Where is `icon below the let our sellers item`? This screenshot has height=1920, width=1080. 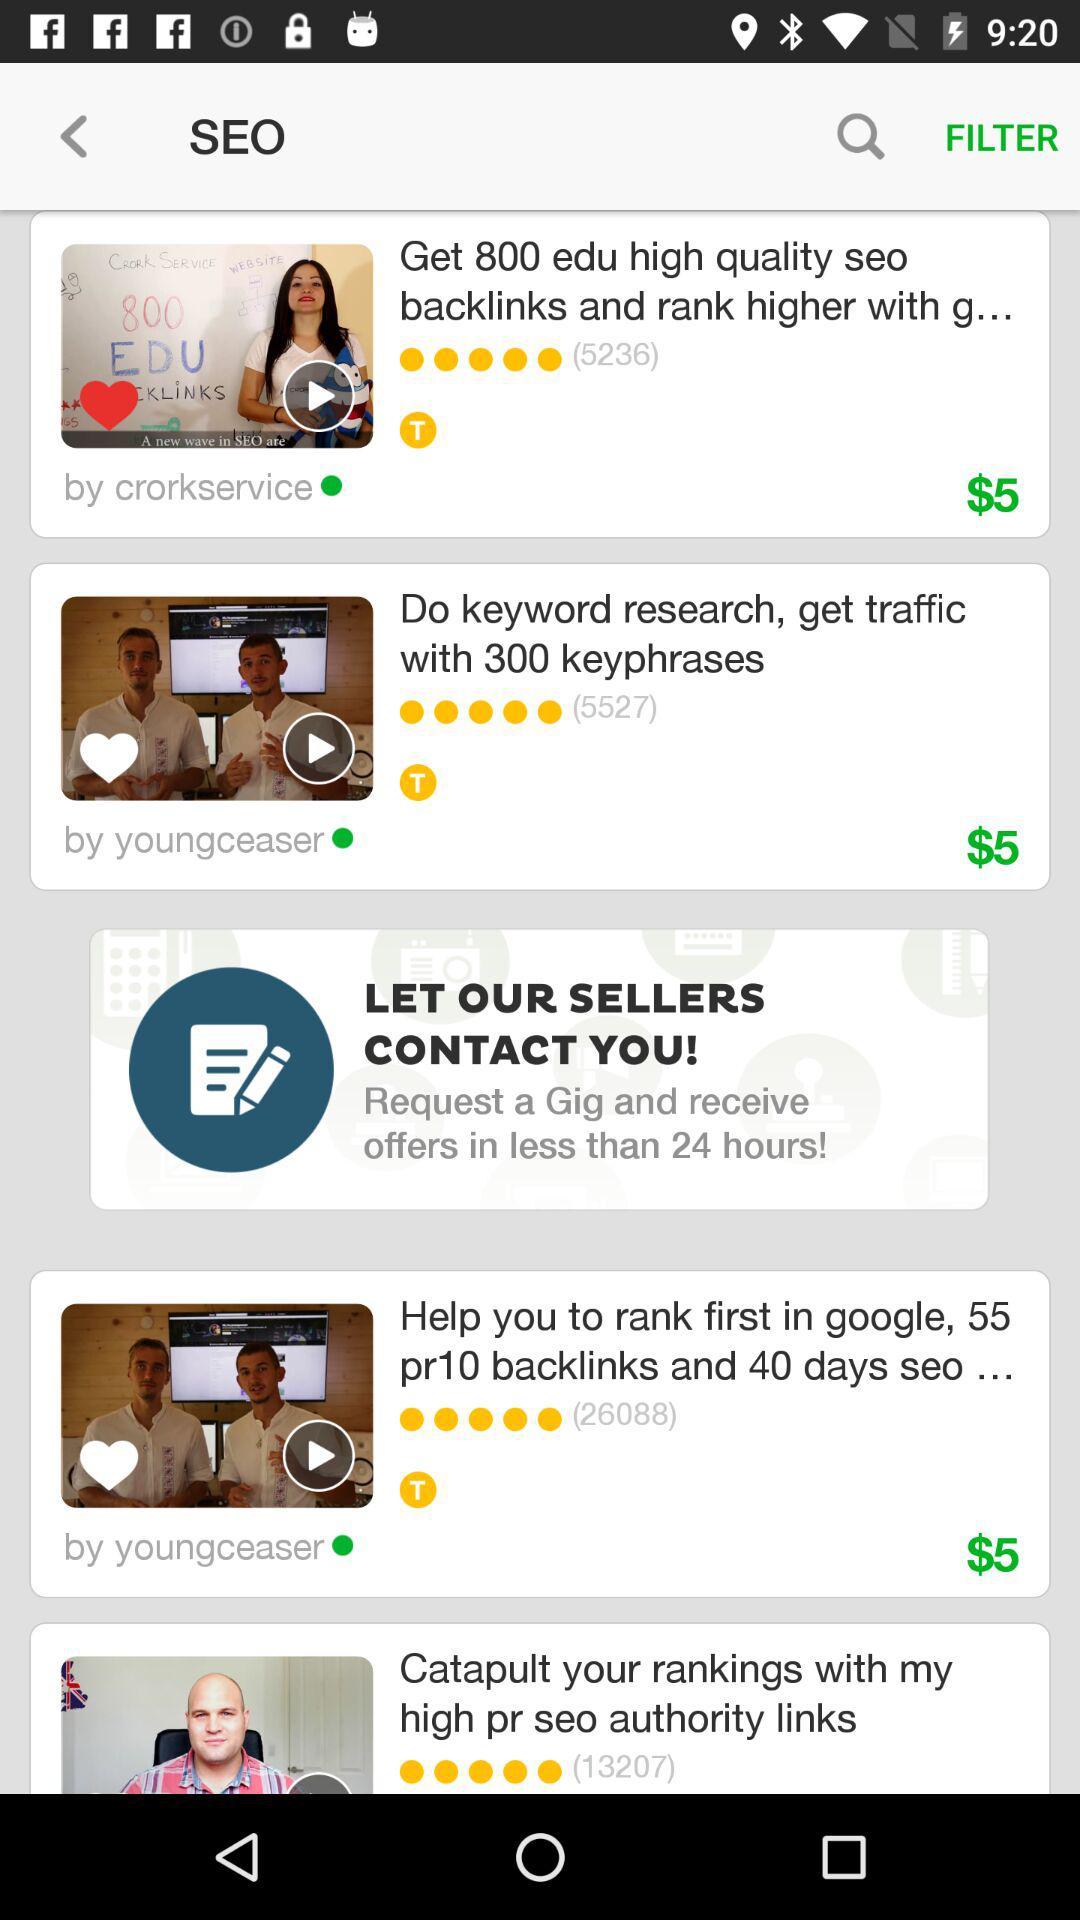 icon below the let our sellers item is located at coordinates (594, 1122).